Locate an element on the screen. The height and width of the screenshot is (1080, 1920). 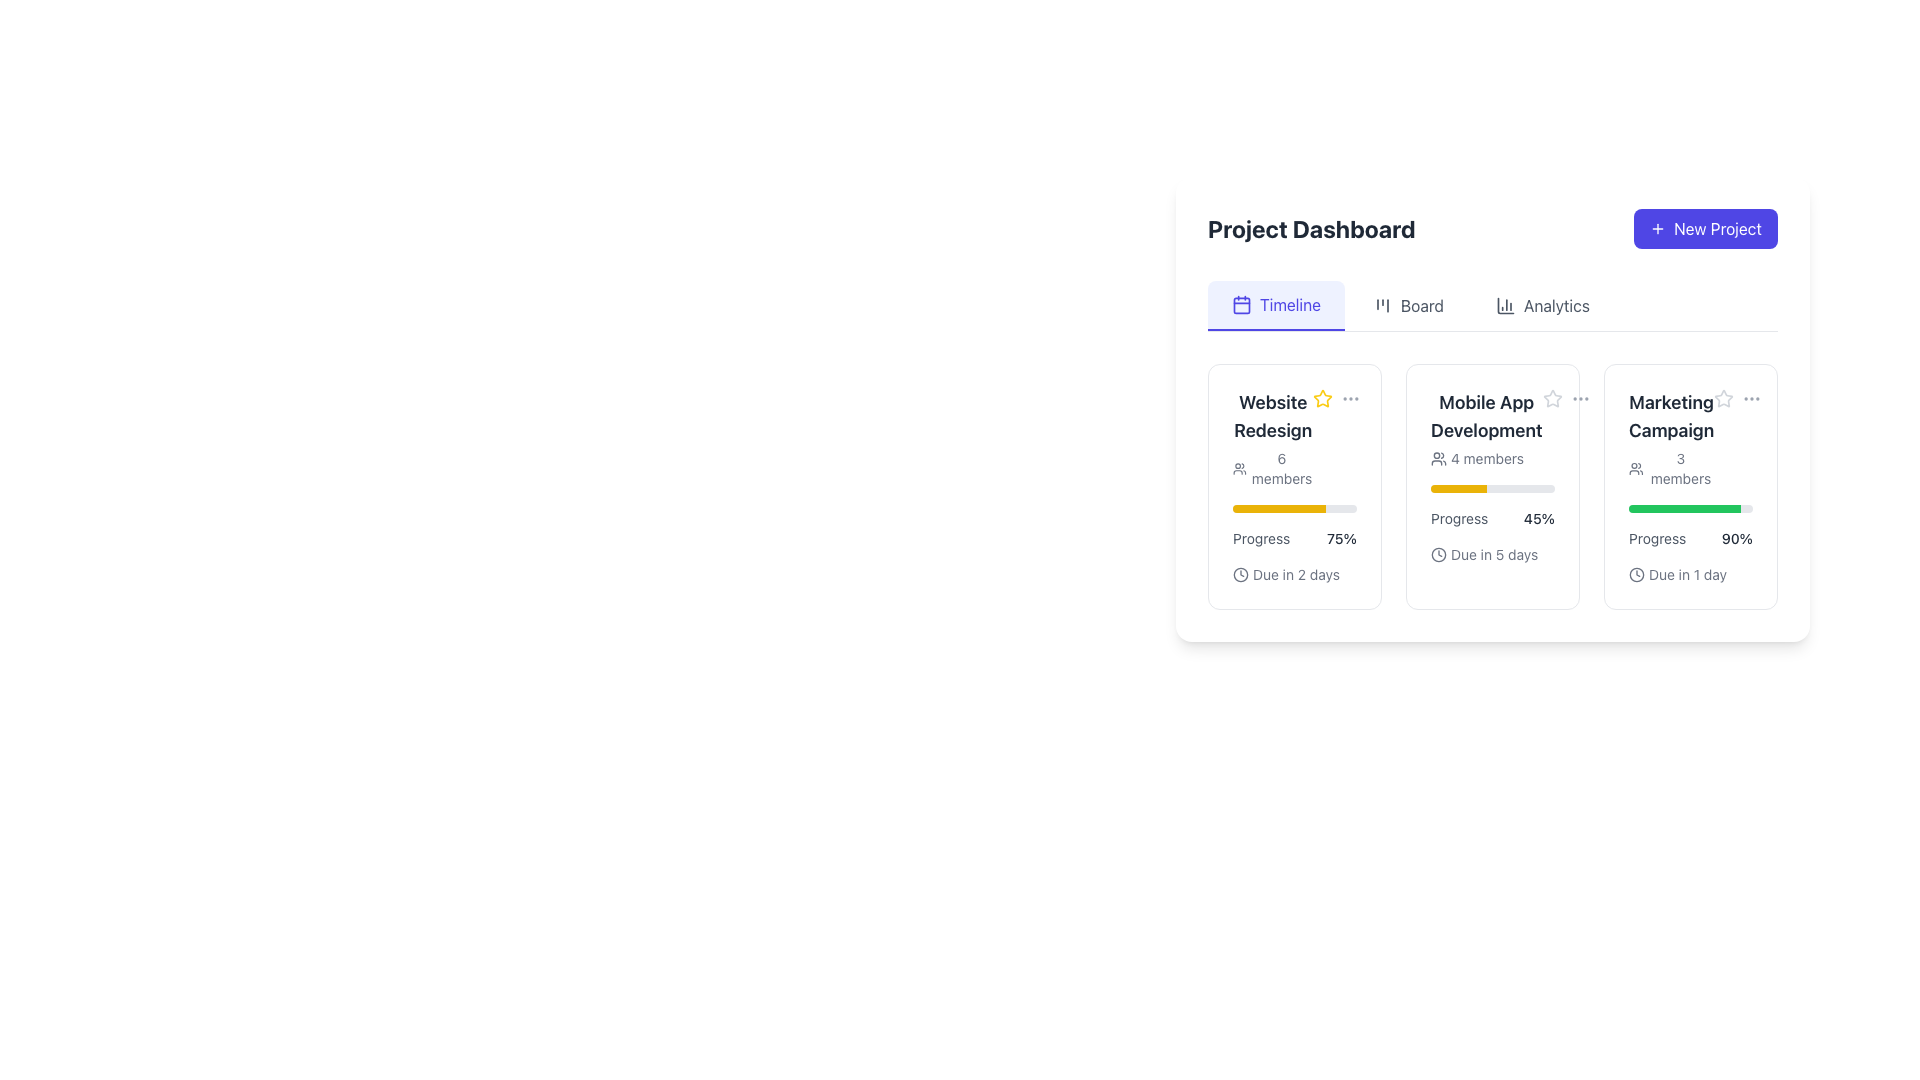
the SVG icon representing a group of users located to the left of the text '6 members' in the 'Website Redesign' card is located at coordinates (1238, 469).